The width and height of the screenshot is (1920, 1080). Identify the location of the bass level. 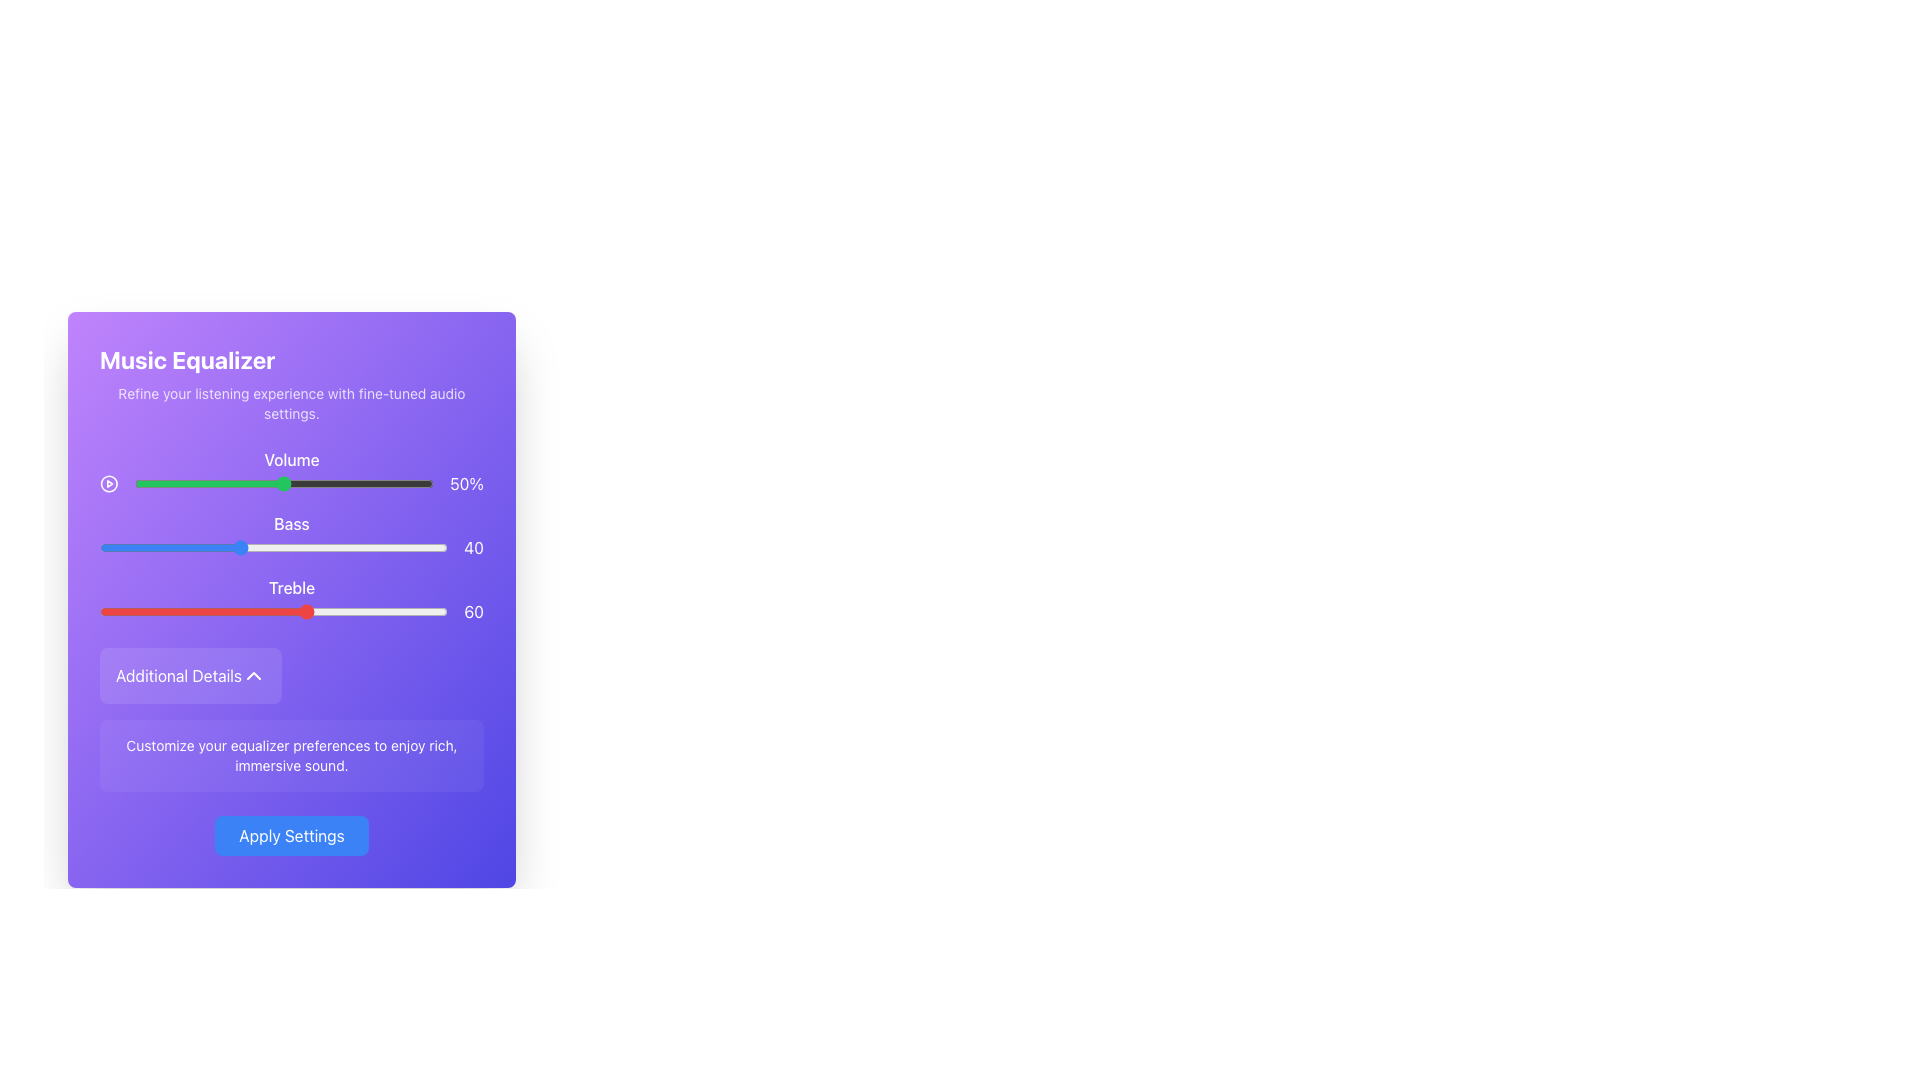
(412, 547).